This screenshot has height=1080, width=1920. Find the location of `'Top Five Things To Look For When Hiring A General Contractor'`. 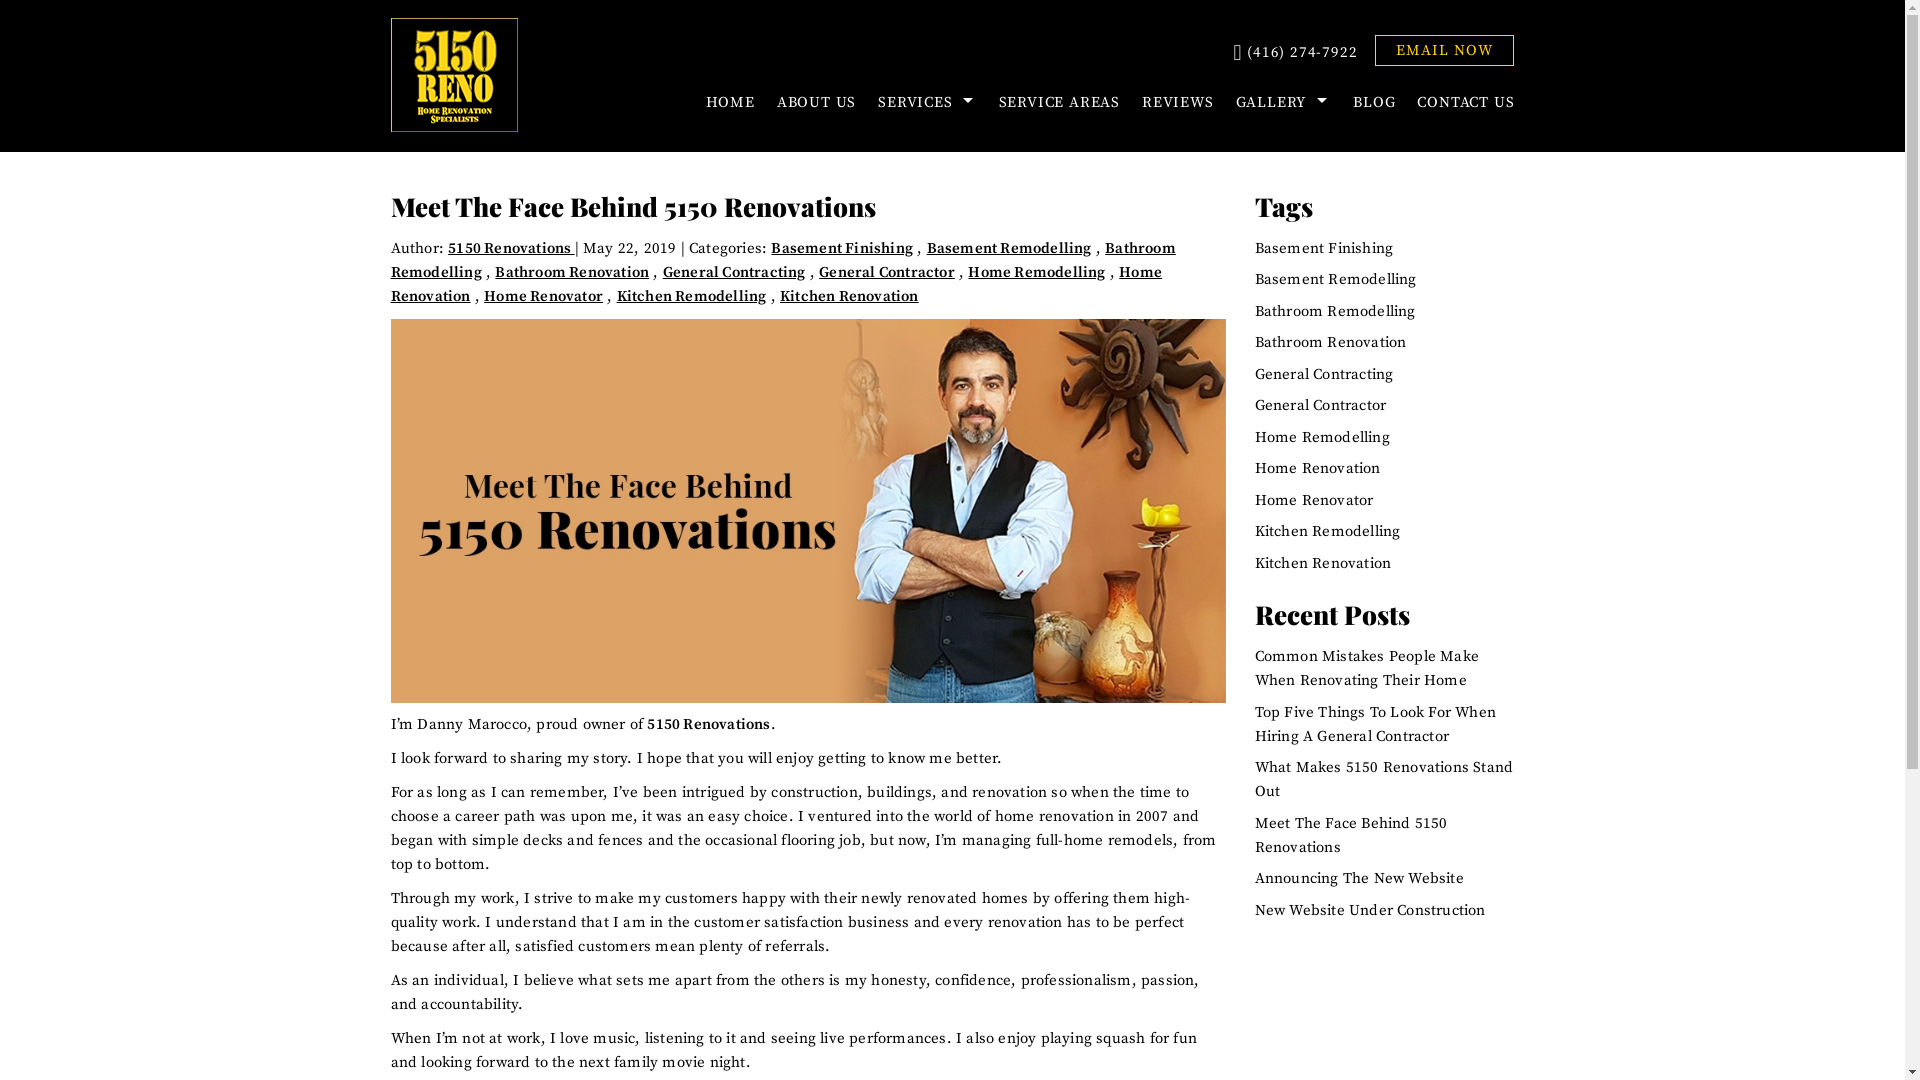

'Top Five Things To Look For When Hiring A General Contractor' is located at coordinates (1374, 724).